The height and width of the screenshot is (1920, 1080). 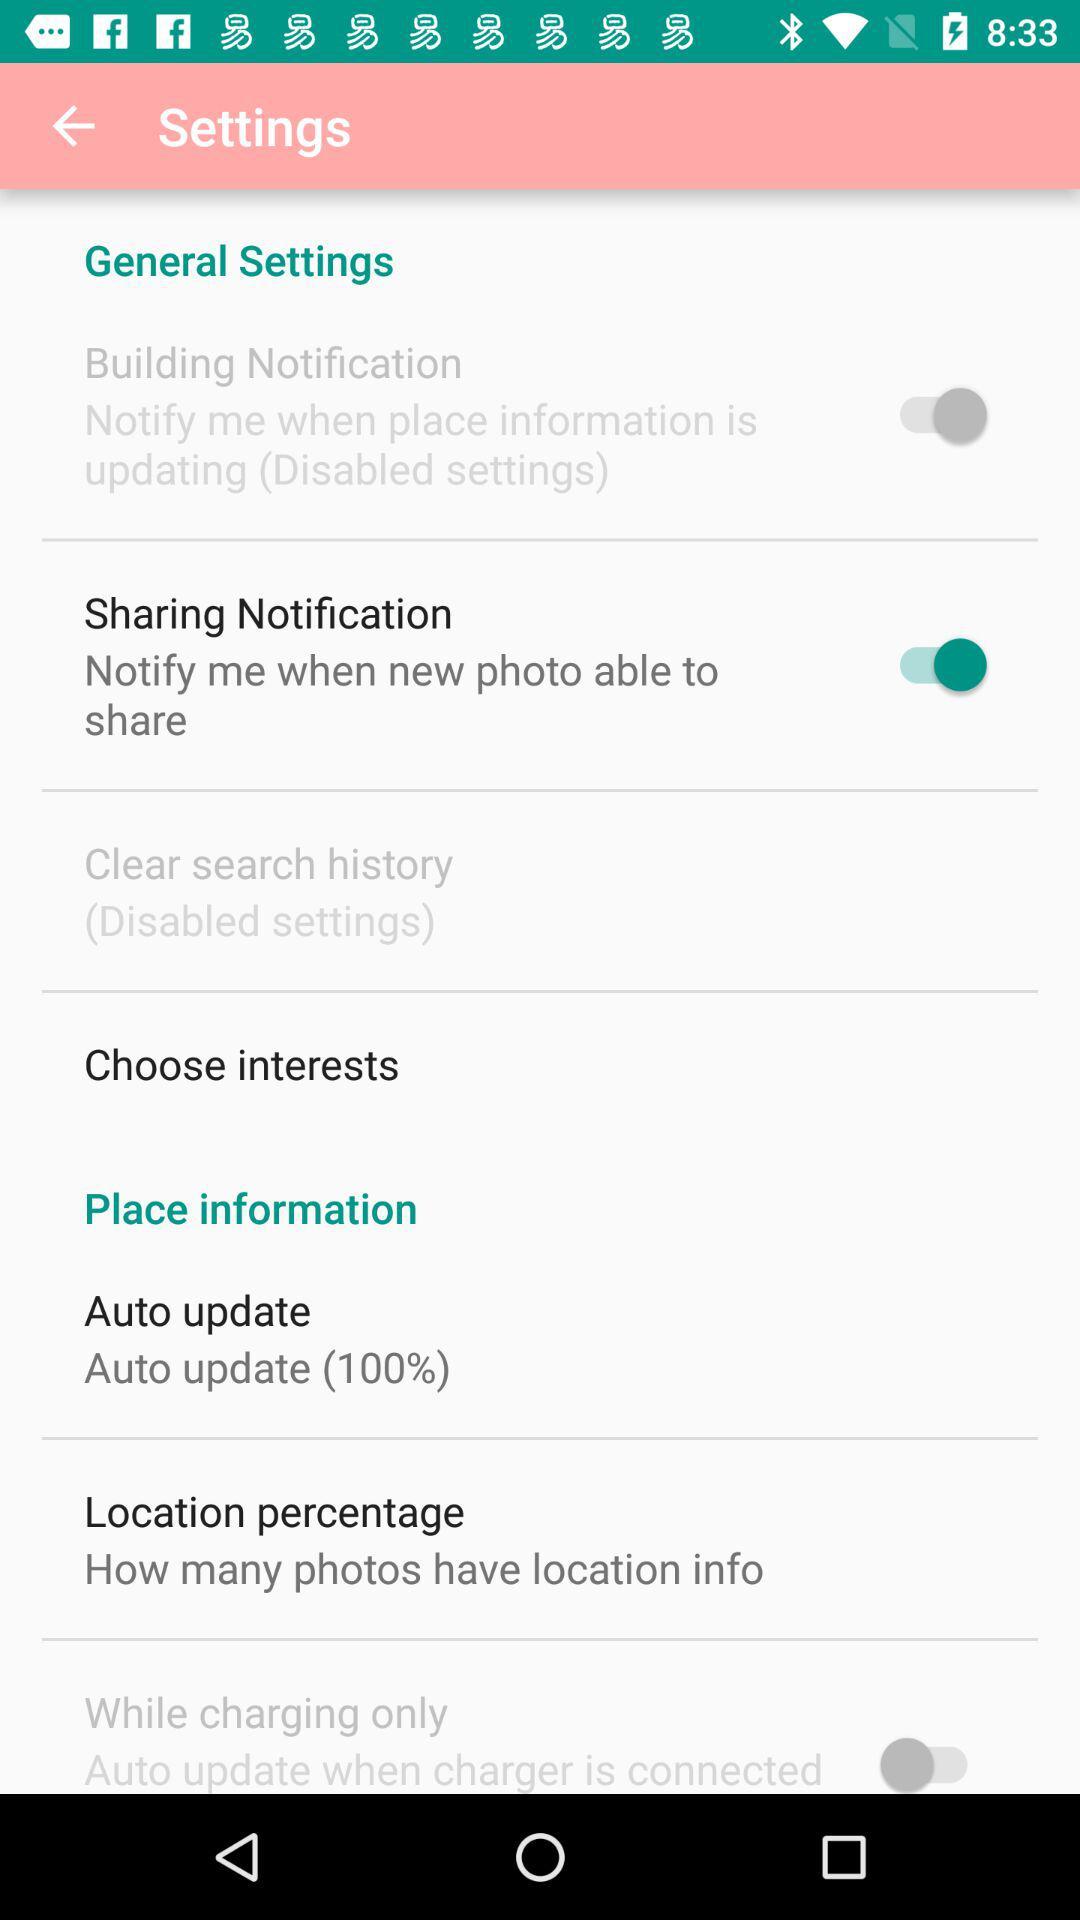 I want to click on the icon above the general settings item, so click(x=72, y=124).